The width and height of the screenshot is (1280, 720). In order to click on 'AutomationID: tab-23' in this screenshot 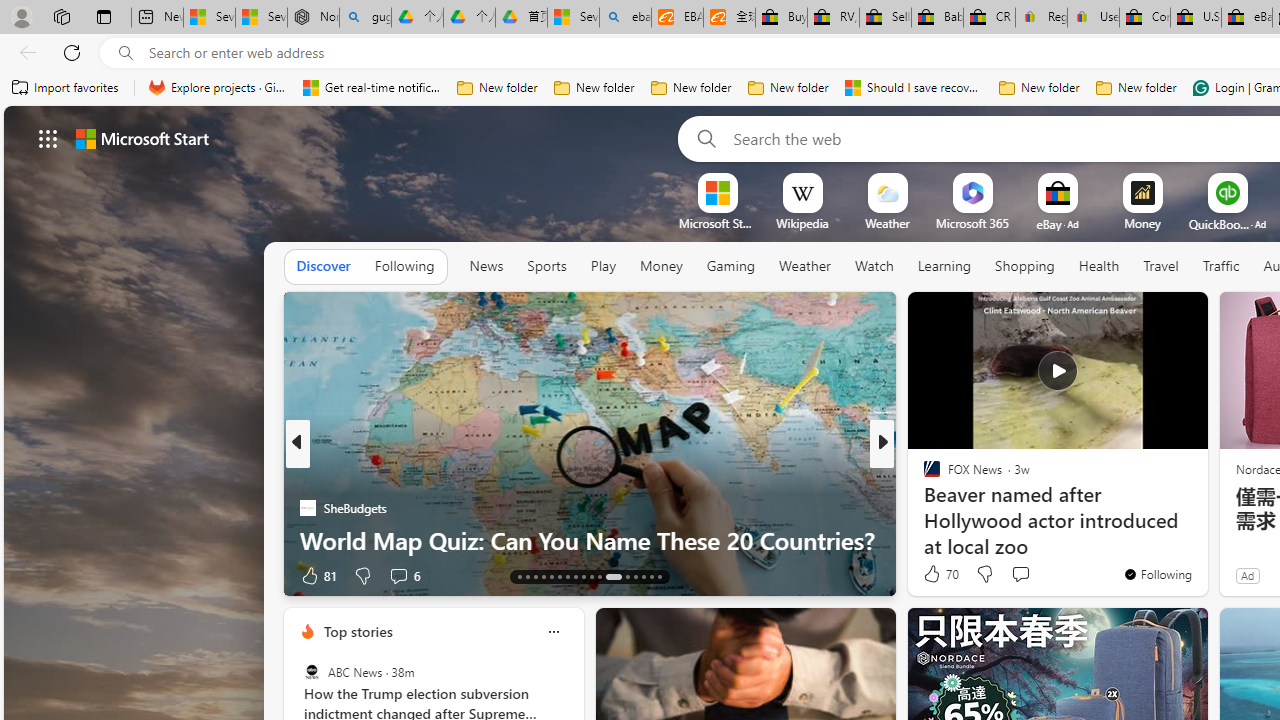, I will do `click(598, 577)`.